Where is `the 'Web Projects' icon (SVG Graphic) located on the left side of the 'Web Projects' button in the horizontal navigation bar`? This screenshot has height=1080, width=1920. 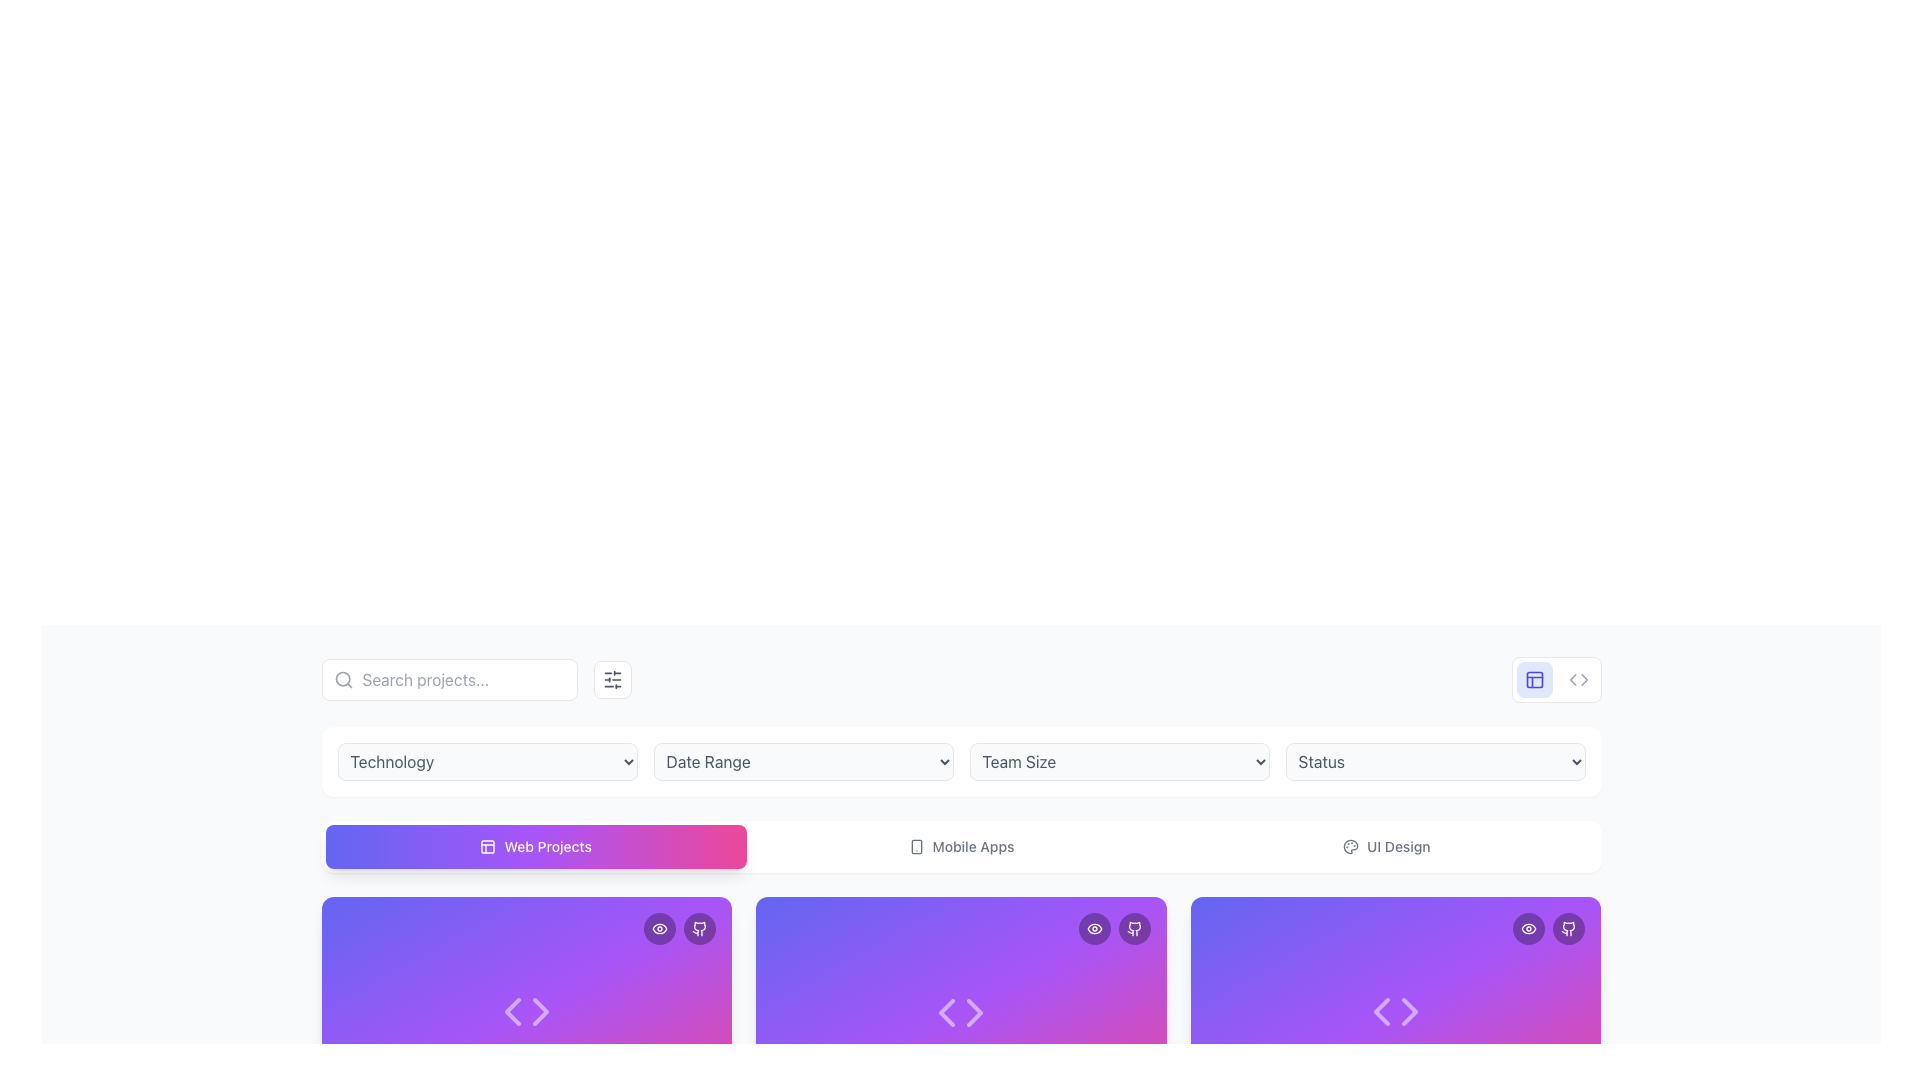
the 'Web Projects' icon (SVG Graphic) located on the left side of the 'Web Projects' button in the horizontal navigation bar is located at coordinates (488, 847).